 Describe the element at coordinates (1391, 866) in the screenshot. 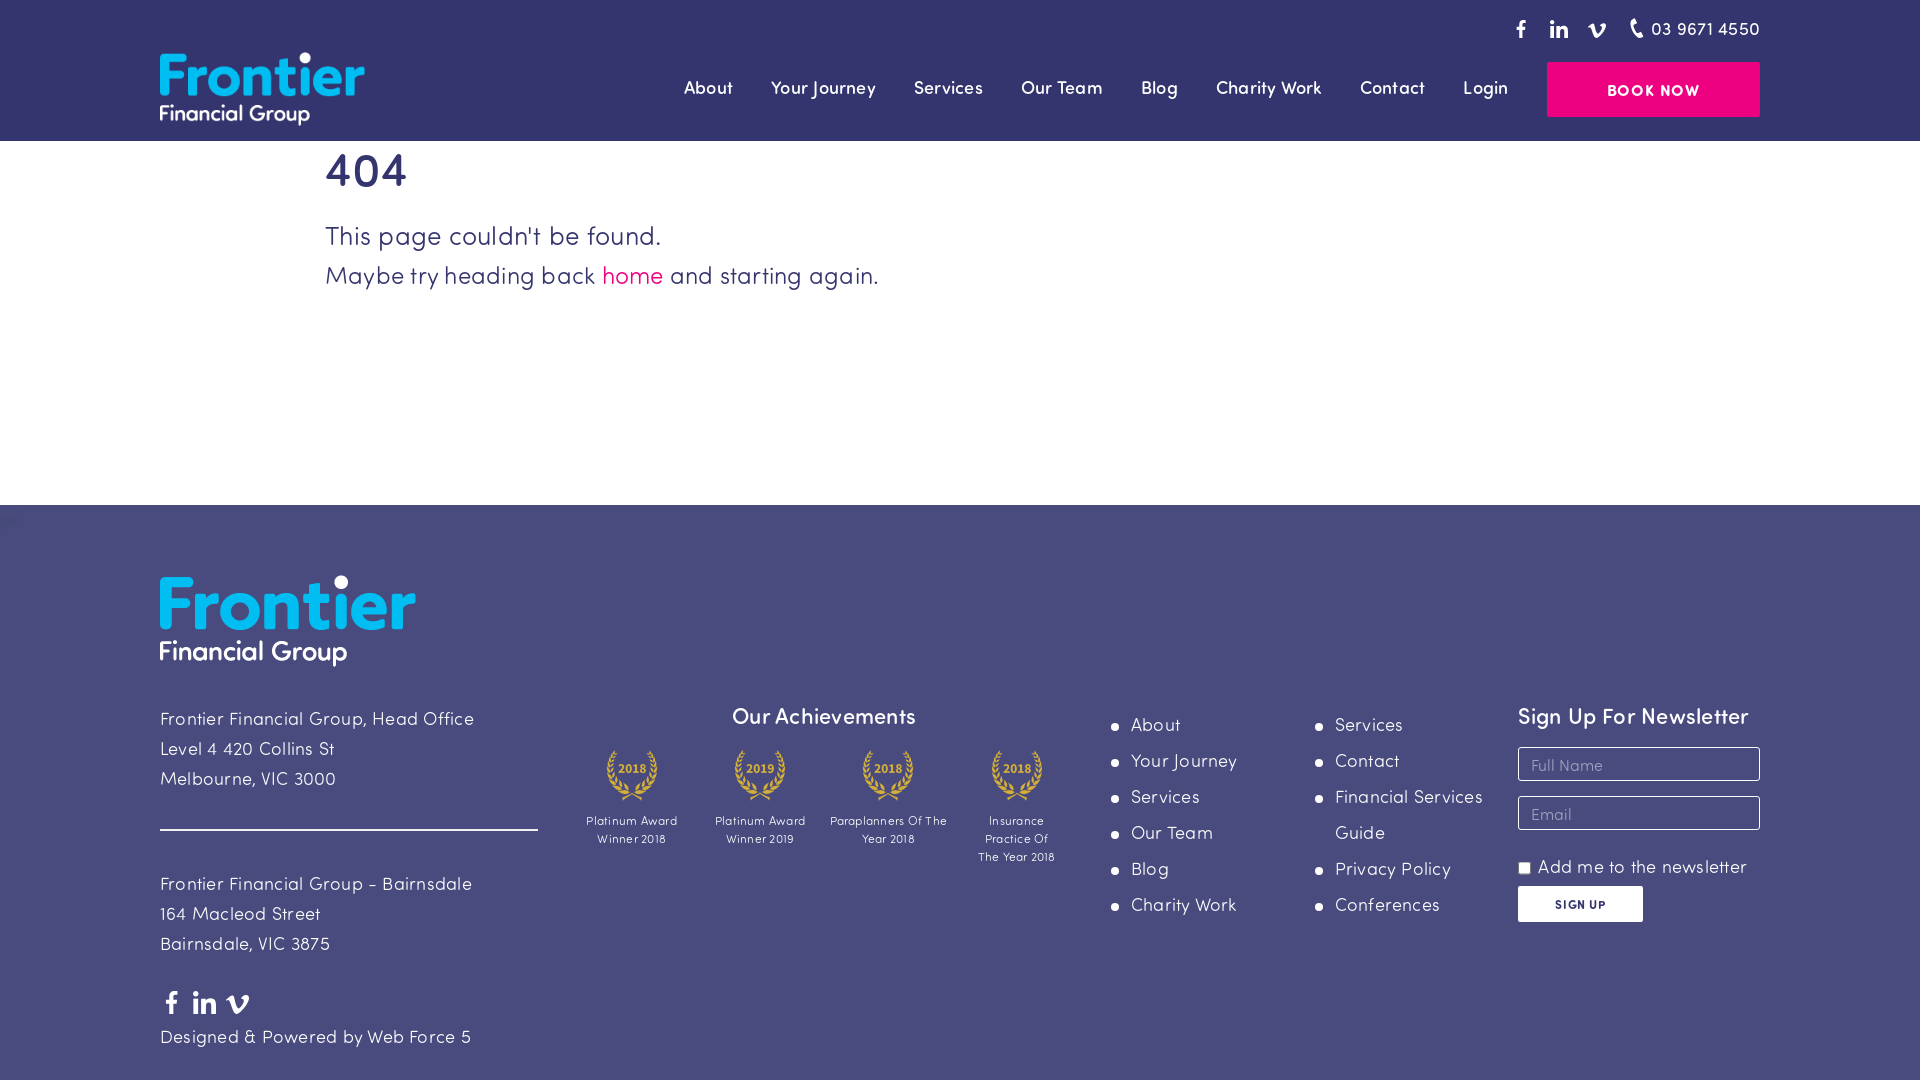

I see `'Privacy Policy'` at that location.